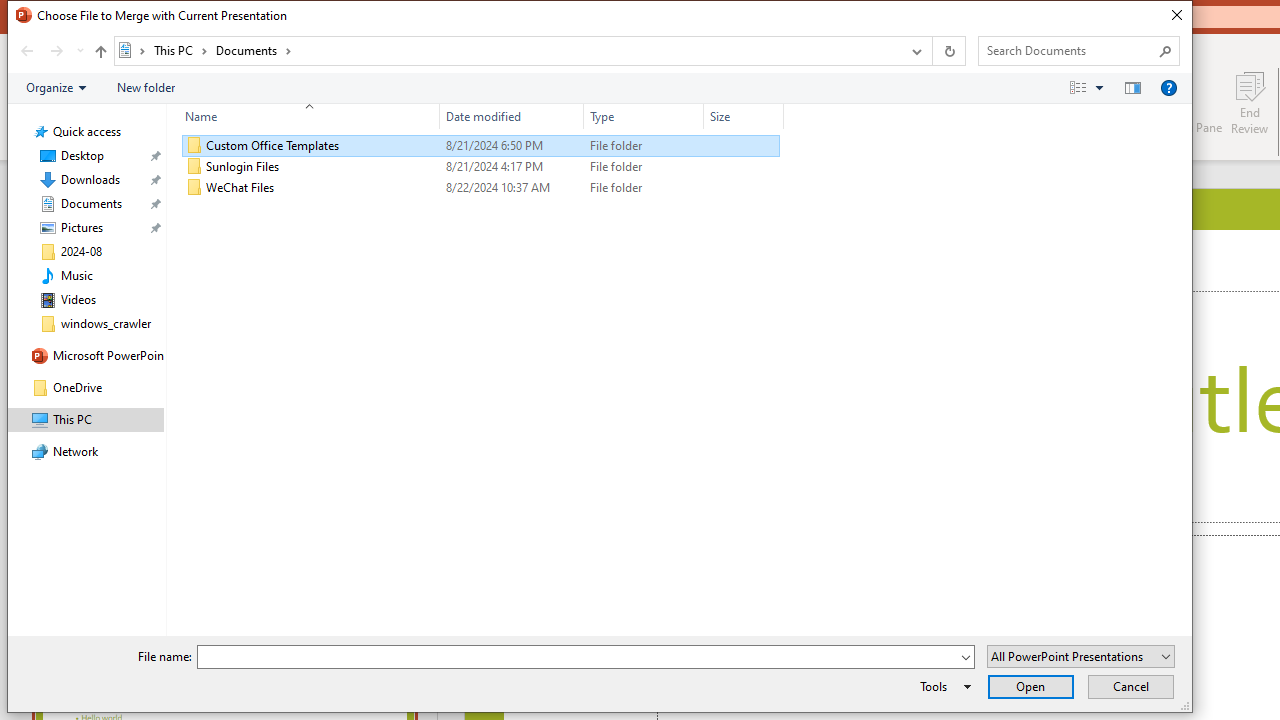 The height and width of the screenshot is (720, 1280). I want to click on 'Up band toolbar', so click(100, 53).